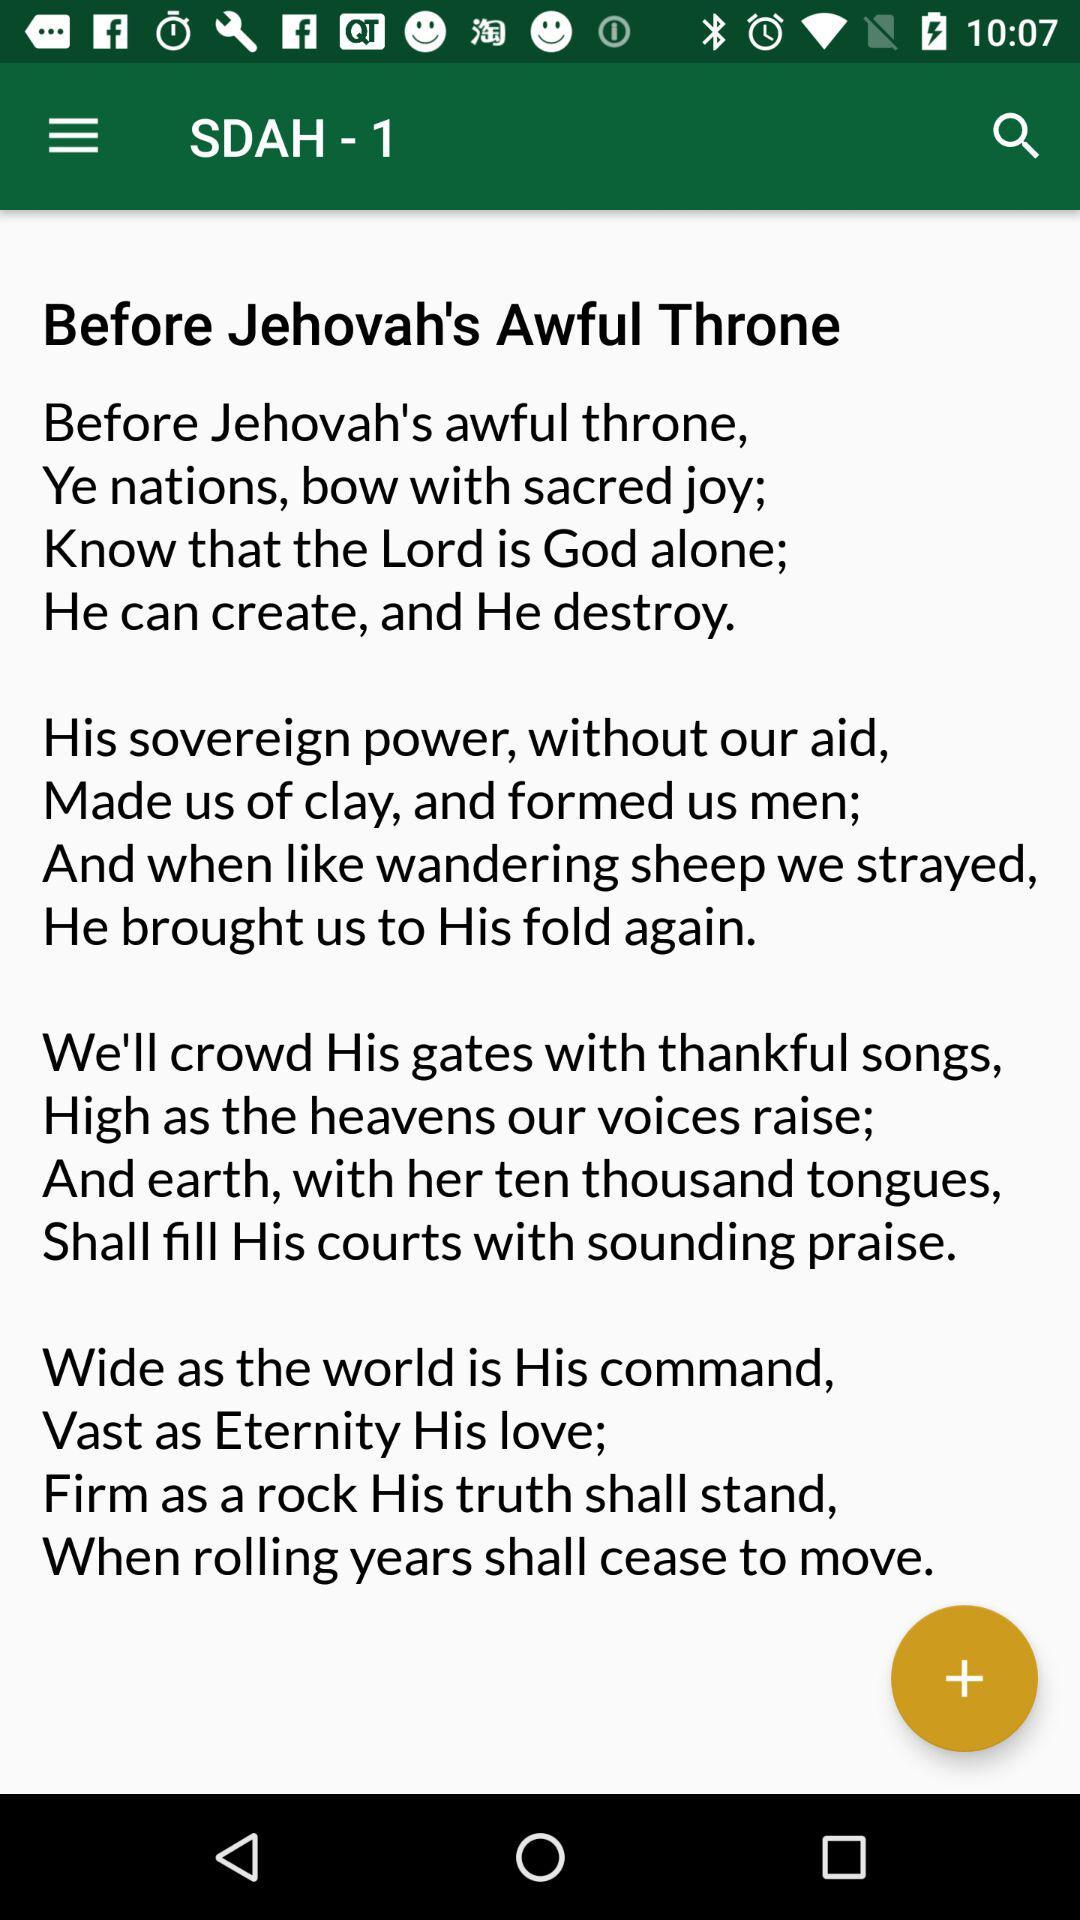 This screenshot has height=1920, width=1080. What do you see at coordinates (963, 1678) in the screenshot?
I see `the item below before jehovah s item` at bounding box center [963, 1678].